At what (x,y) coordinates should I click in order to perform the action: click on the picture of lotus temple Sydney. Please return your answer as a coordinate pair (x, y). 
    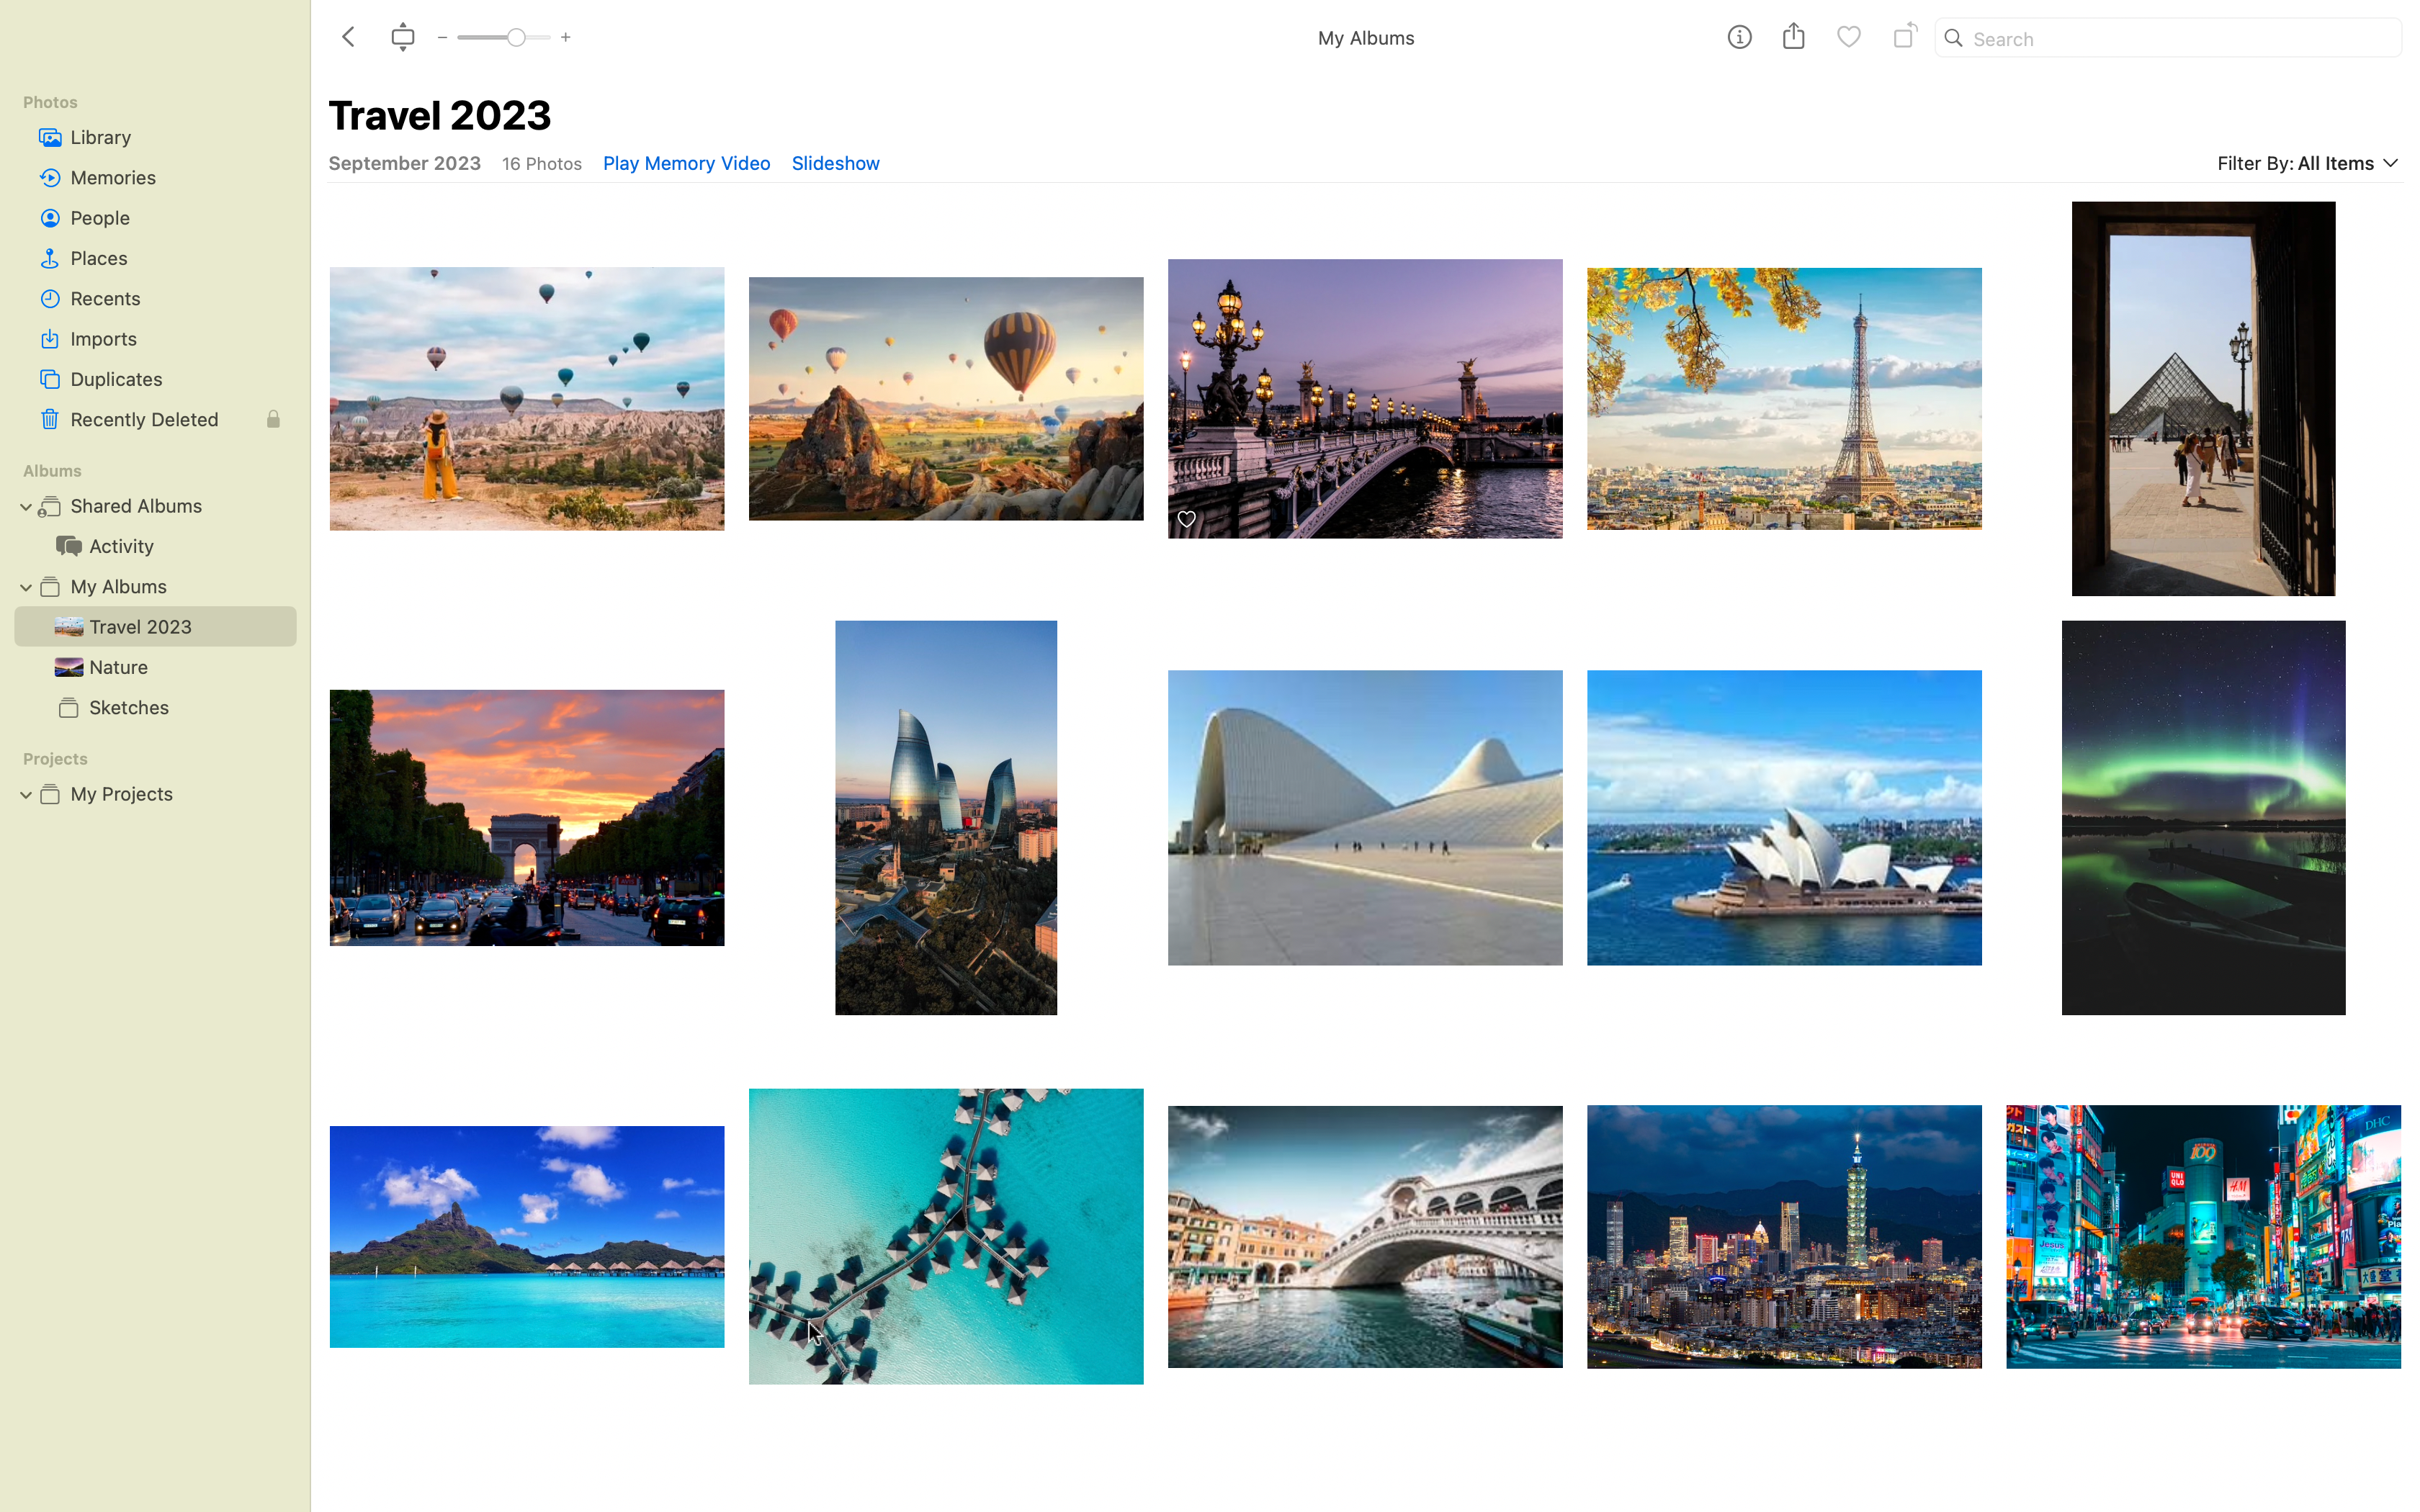
    Looking at the image, I should click on (1785, 816).